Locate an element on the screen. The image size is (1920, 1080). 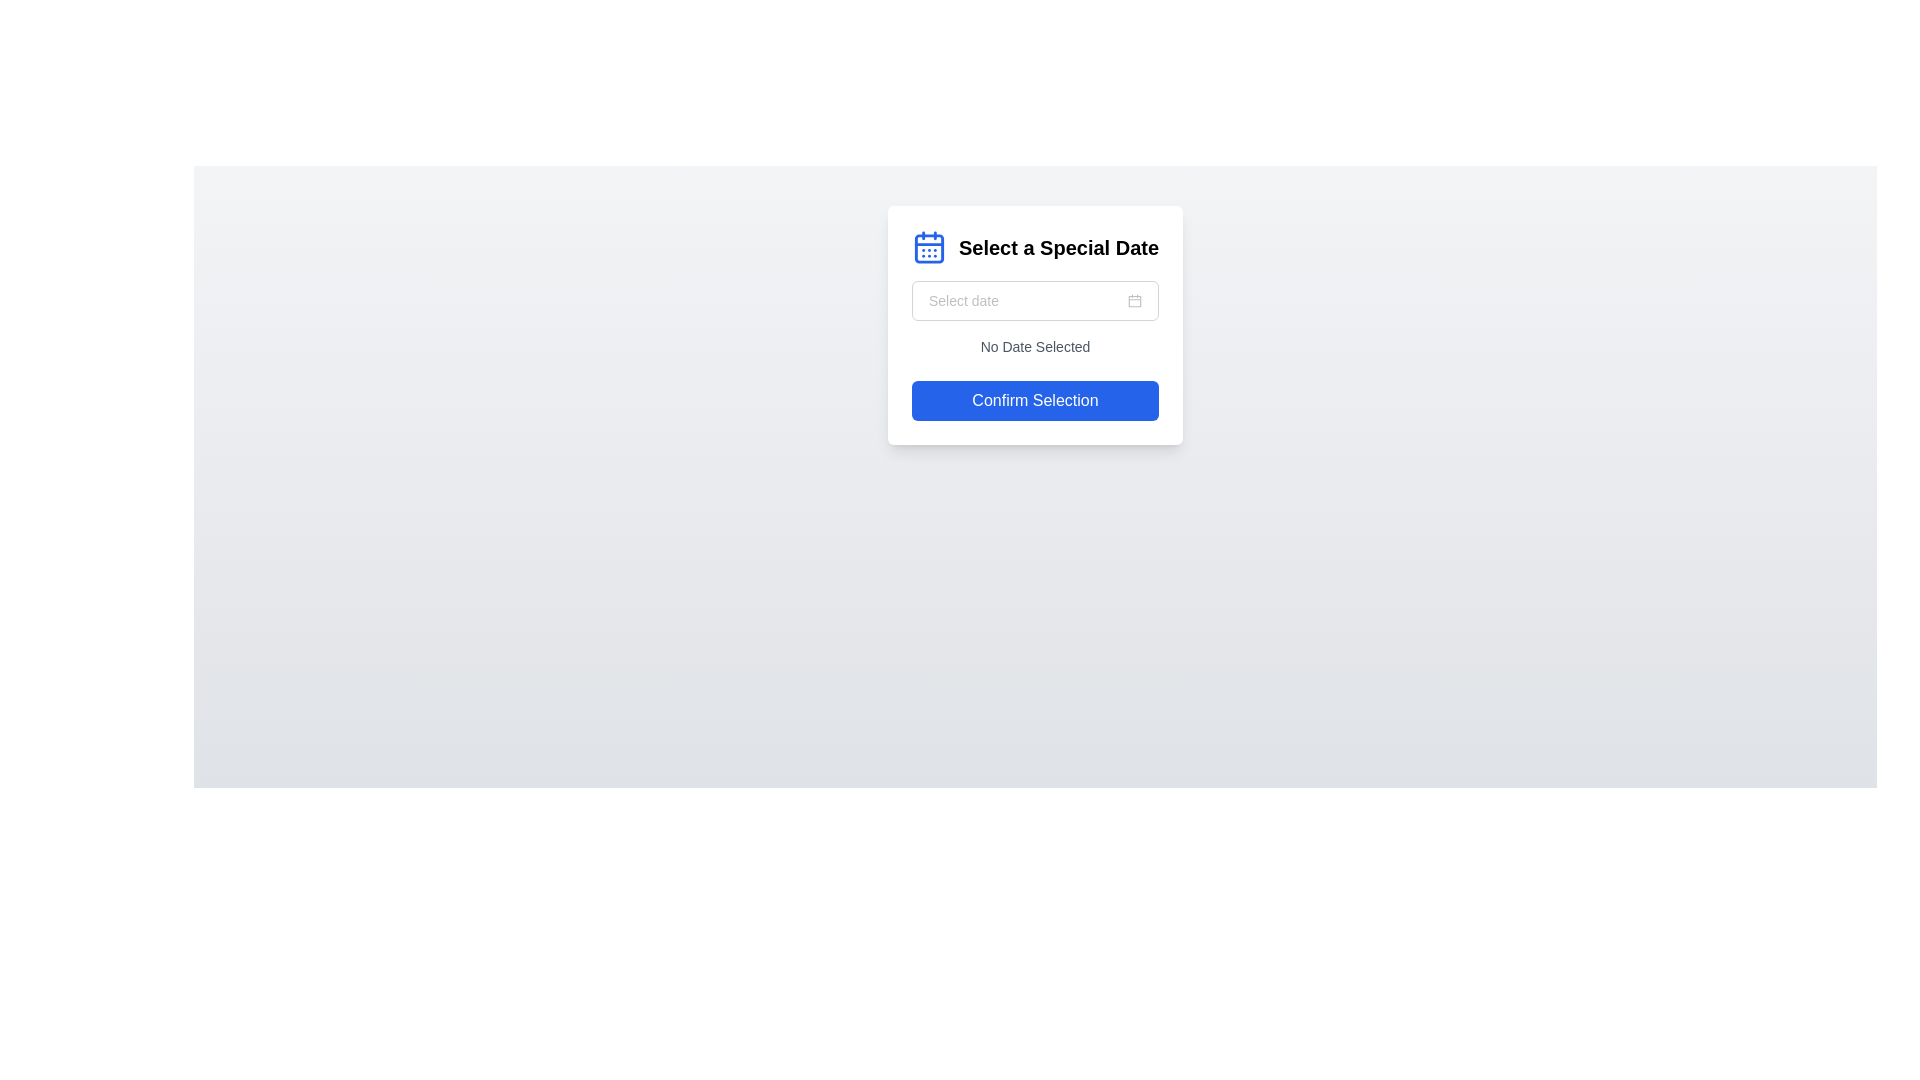
the visual decoration within the SVG calendar icon, located to the left of the title 'Select a Special Date' at the top of the modal popup is located at coordinates (928, 247).